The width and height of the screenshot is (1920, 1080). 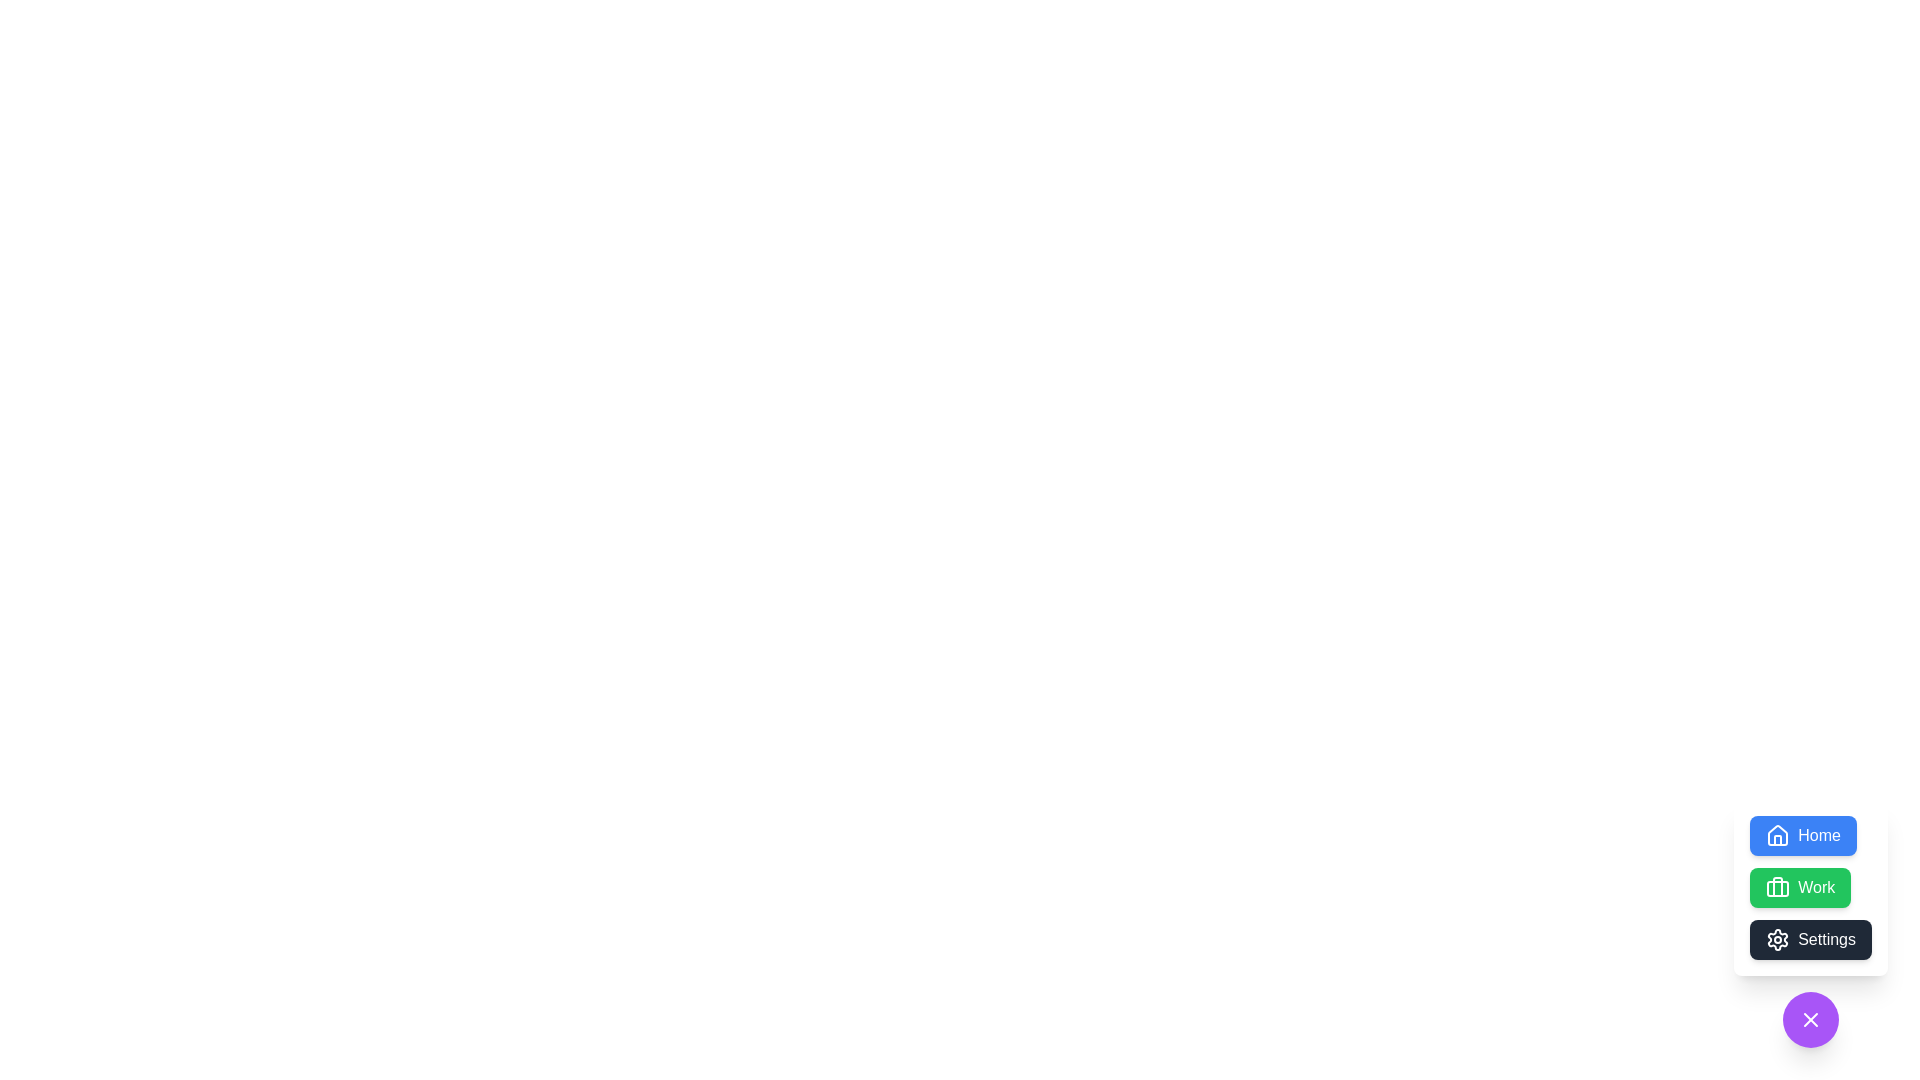 I want to click on the central roof section of the house icon within the 'Home' button, so click(x=1778, y=835).